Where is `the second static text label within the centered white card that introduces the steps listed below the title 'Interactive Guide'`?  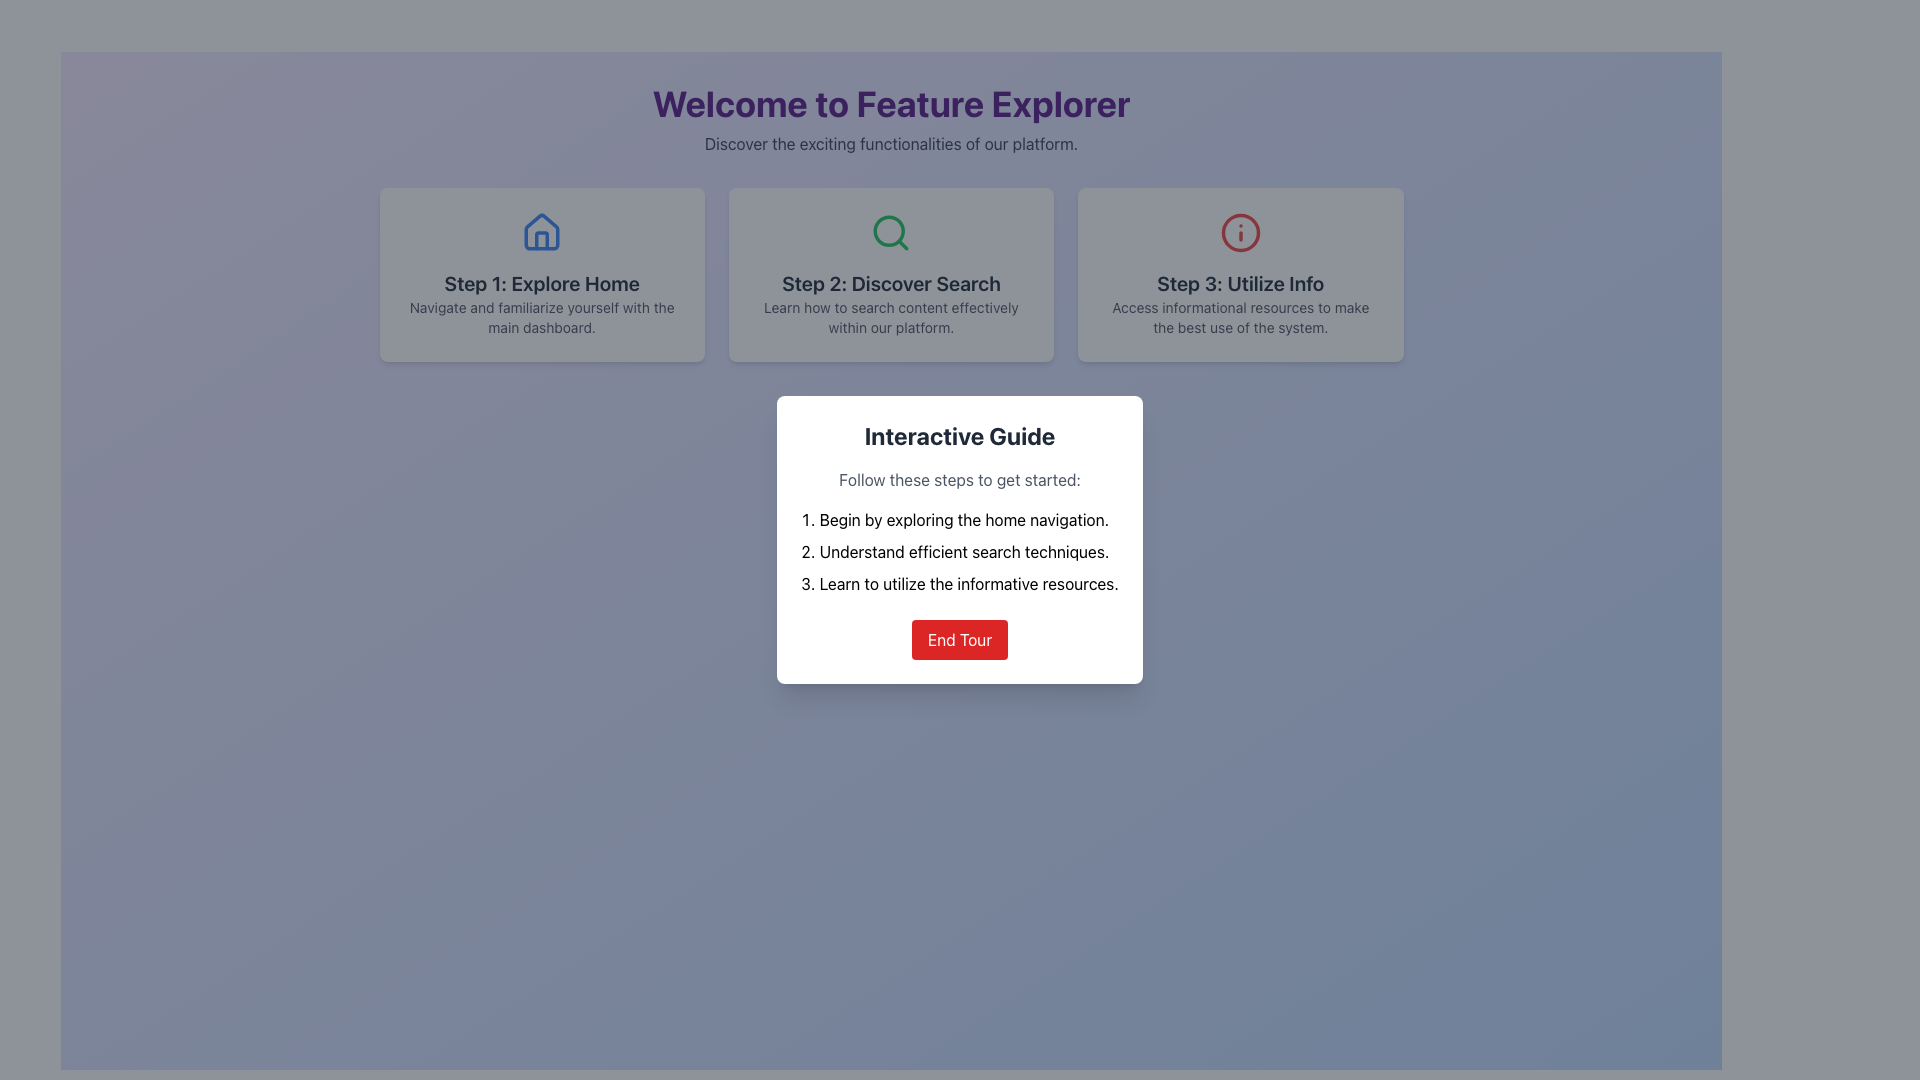 the second static text label within the centered white card that introduces the steps listed below the title 'Interactive Guide' is located at coordinates (960, 479).